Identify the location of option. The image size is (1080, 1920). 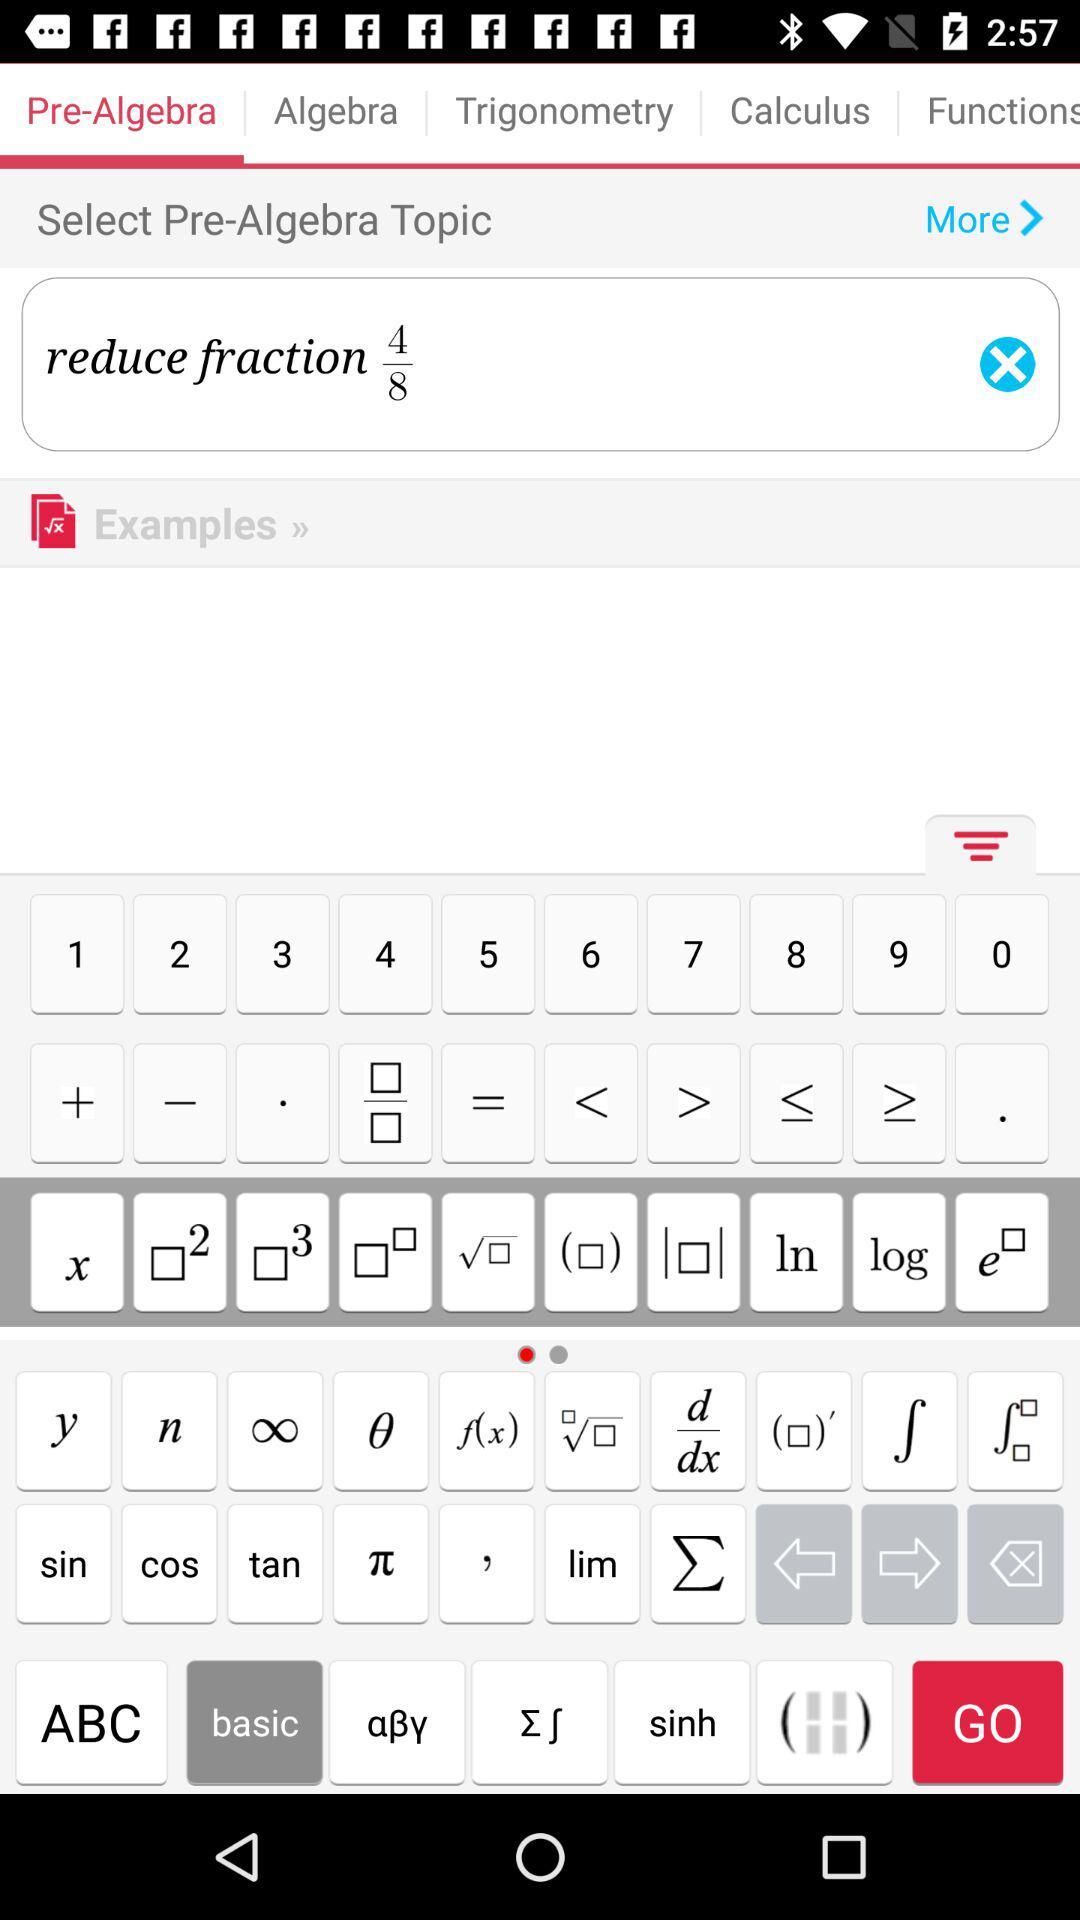
(282, 1101).